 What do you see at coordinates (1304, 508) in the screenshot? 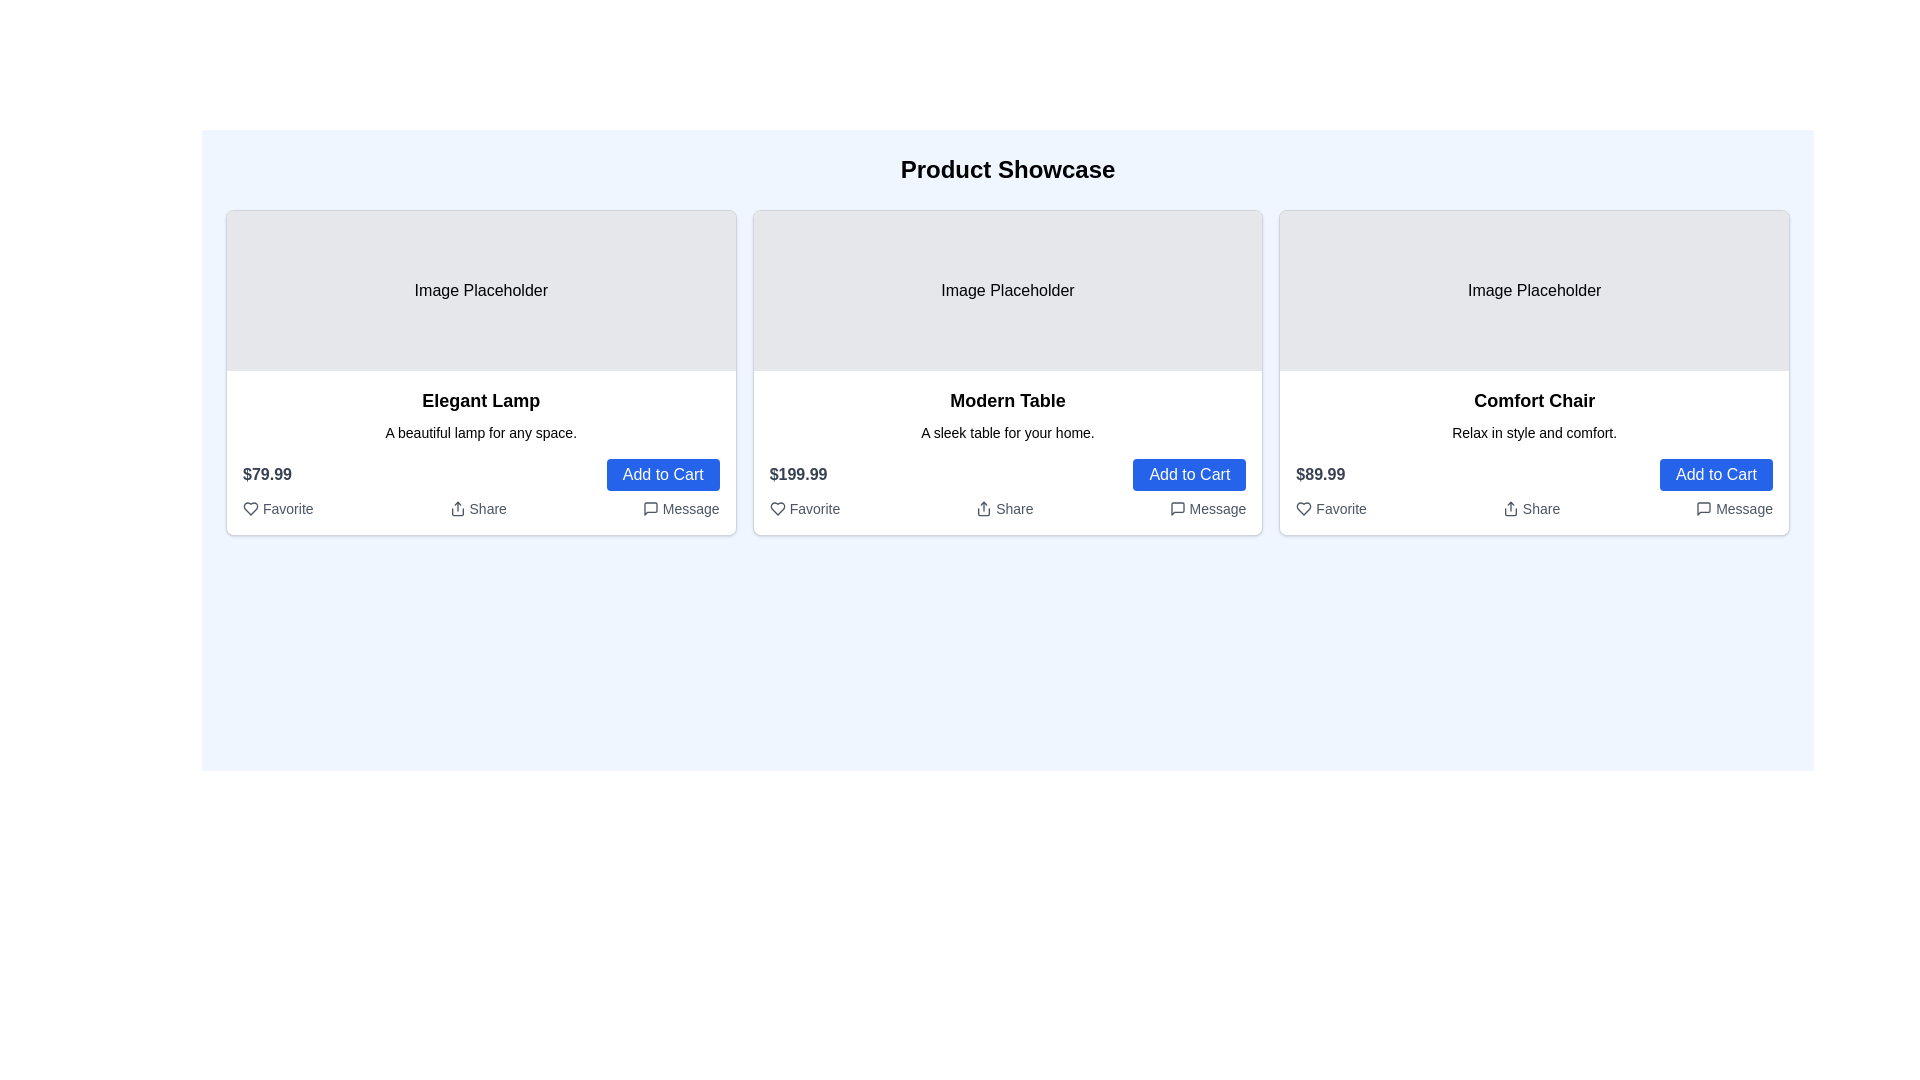
I see `the heart-shaped favorite icon located to the left of the 'Favorite' text in the bottom section of the 'Comfort Chair' product card to mark it as favorite` at bounding box center [1304, 508].